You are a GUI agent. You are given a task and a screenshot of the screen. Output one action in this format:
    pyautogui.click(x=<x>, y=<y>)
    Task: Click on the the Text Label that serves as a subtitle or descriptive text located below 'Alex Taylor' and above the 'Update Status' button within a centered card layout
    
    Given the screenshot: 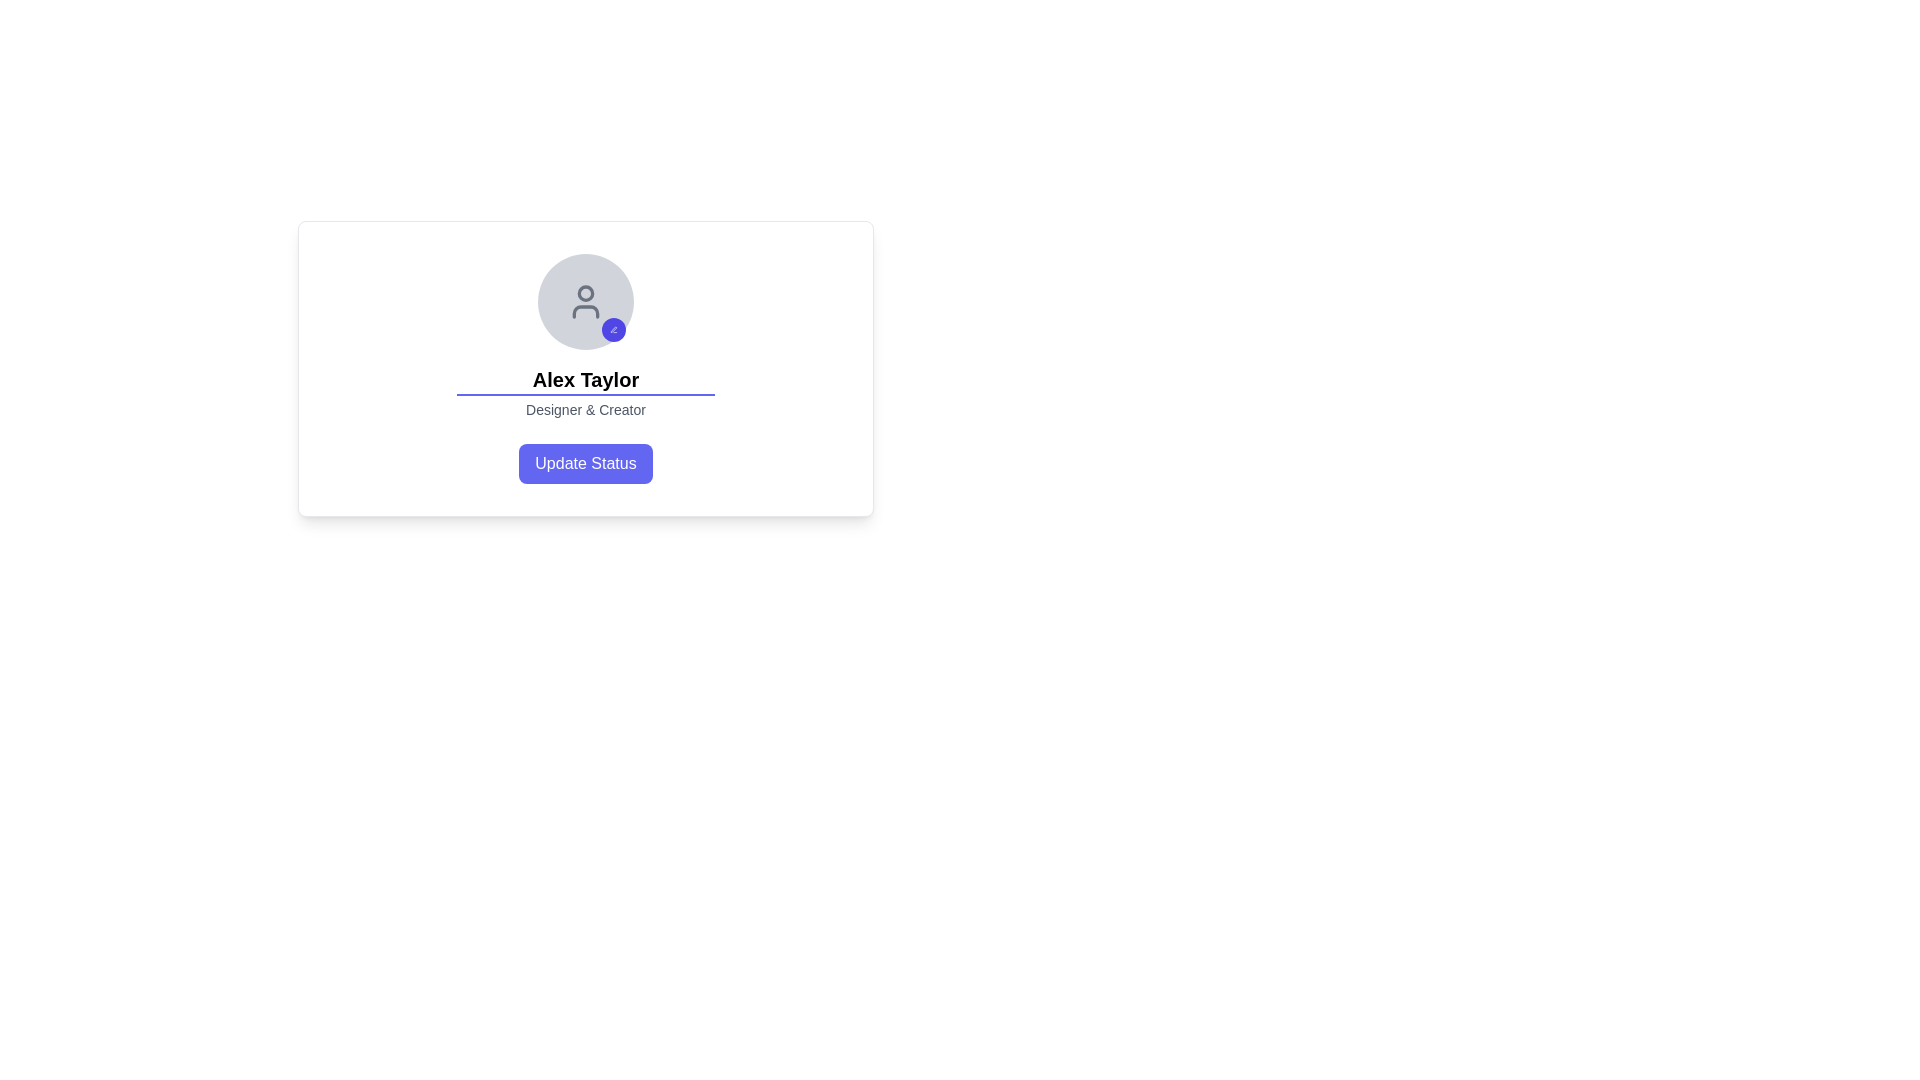 What is the action you would take?
    pyautogui.click(x=584, y=408)
    